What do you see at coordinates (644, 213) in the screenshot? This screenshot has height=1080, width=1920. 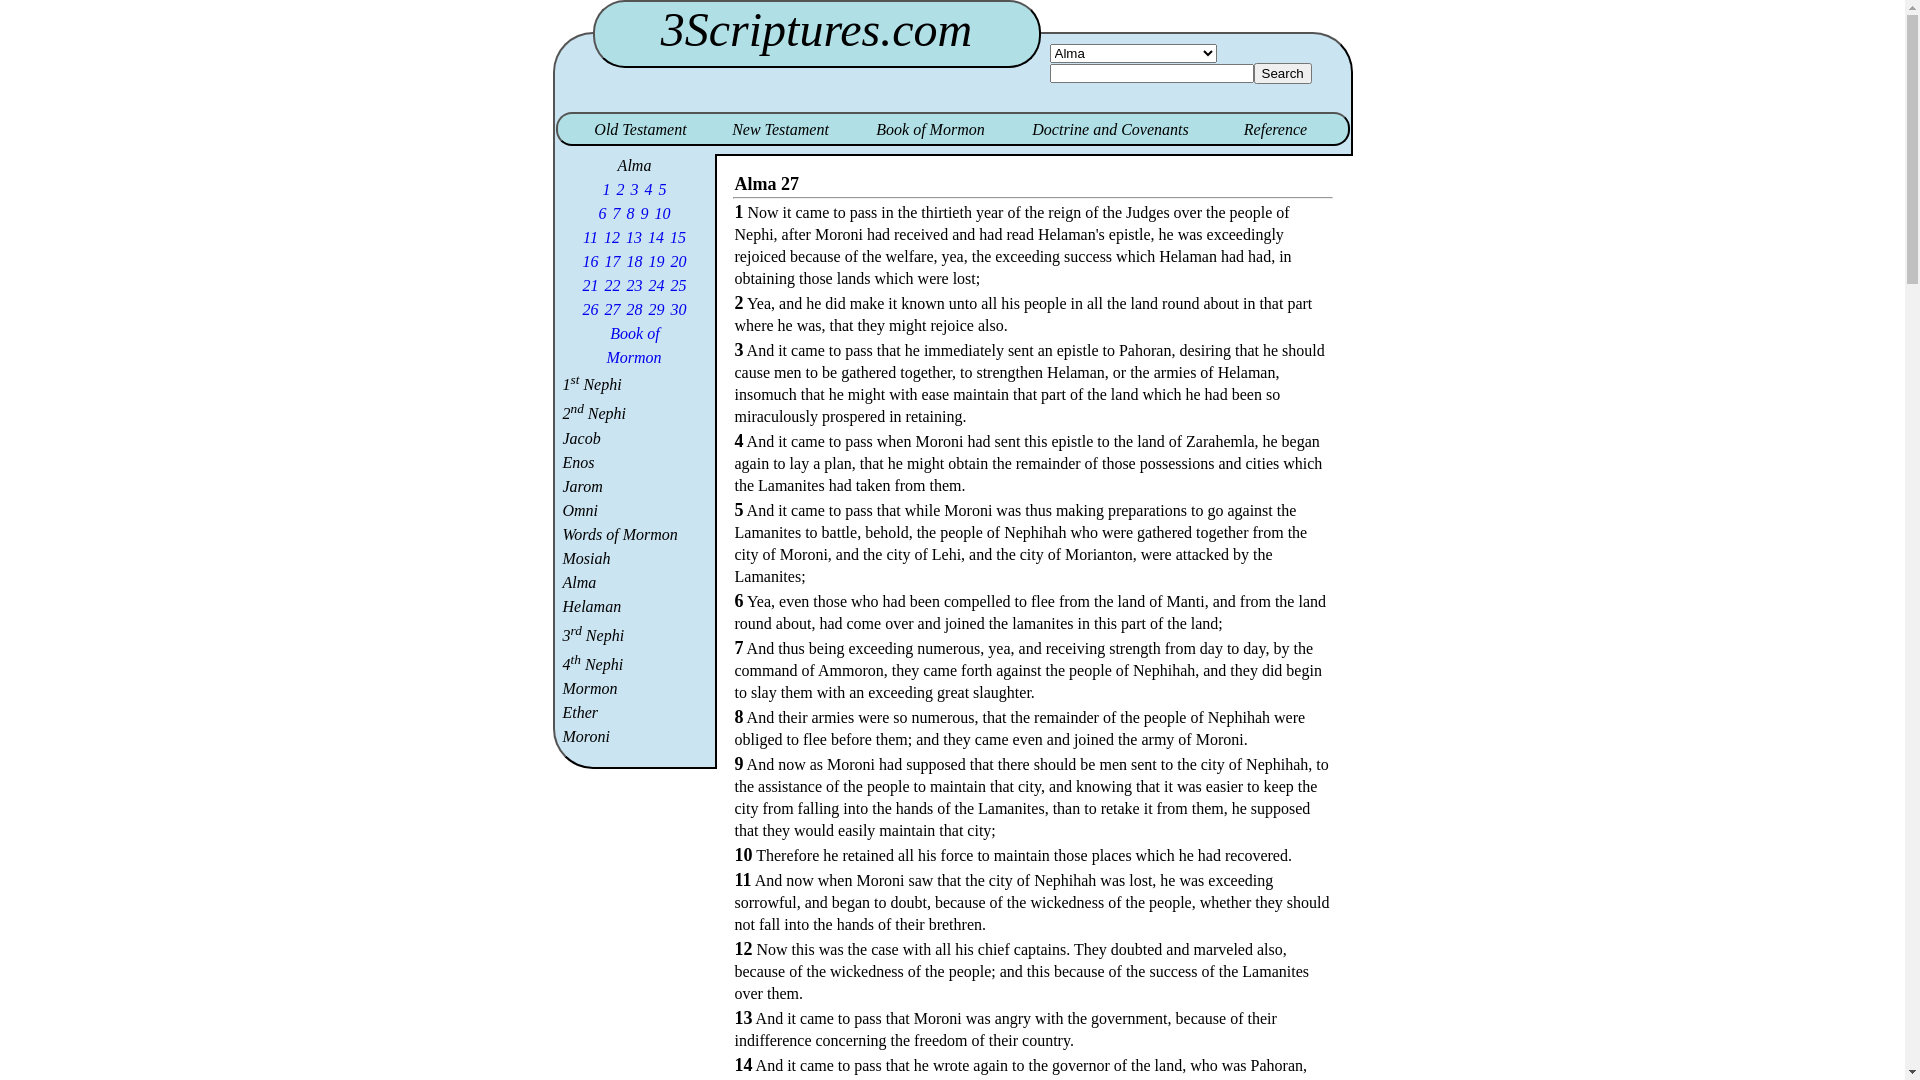 I see `'9'` at bounding box center [644, 213].